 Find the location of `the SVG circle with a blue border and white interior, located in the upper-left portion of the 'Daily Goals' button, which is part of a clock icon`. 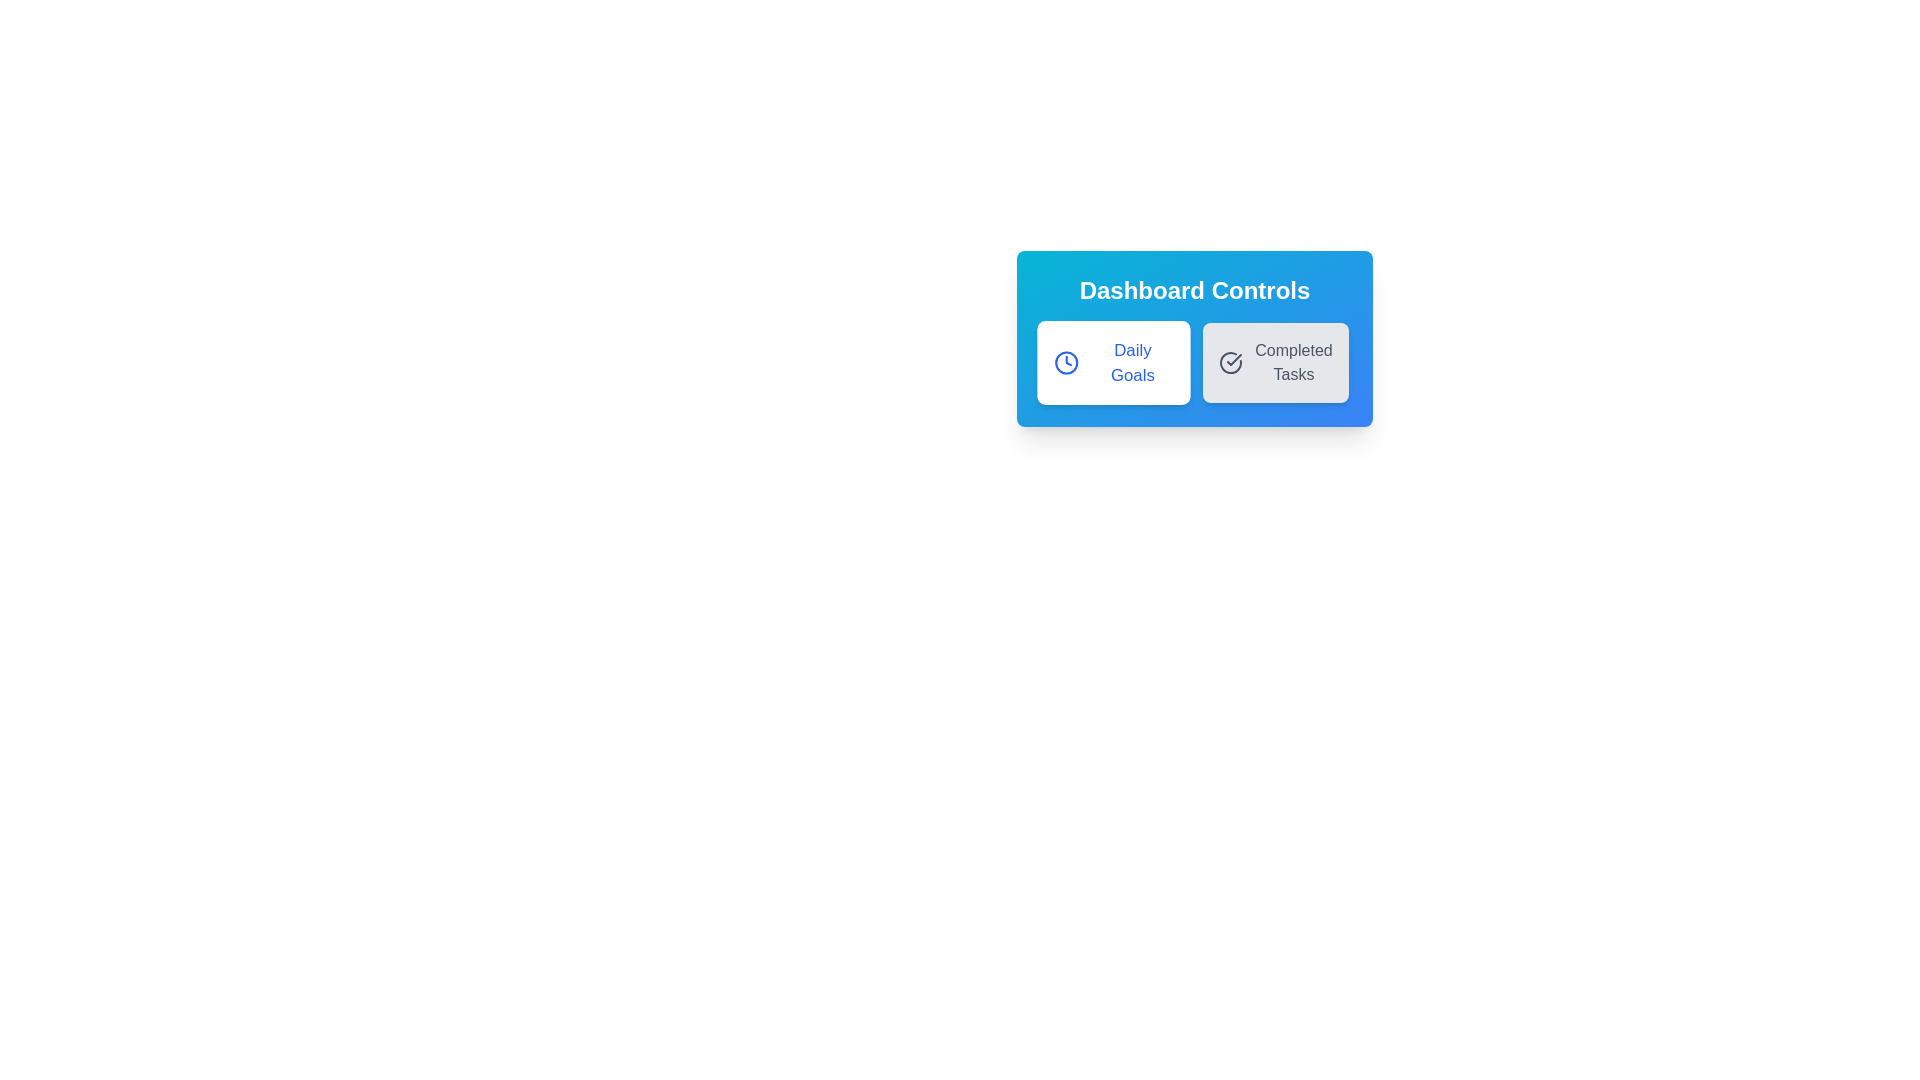

the SVG circle with a blue border and white interior, located in the upper-left portion of the 'Daily Goals' button, which is part of a clock icon is located at coordinates (1065, 362).